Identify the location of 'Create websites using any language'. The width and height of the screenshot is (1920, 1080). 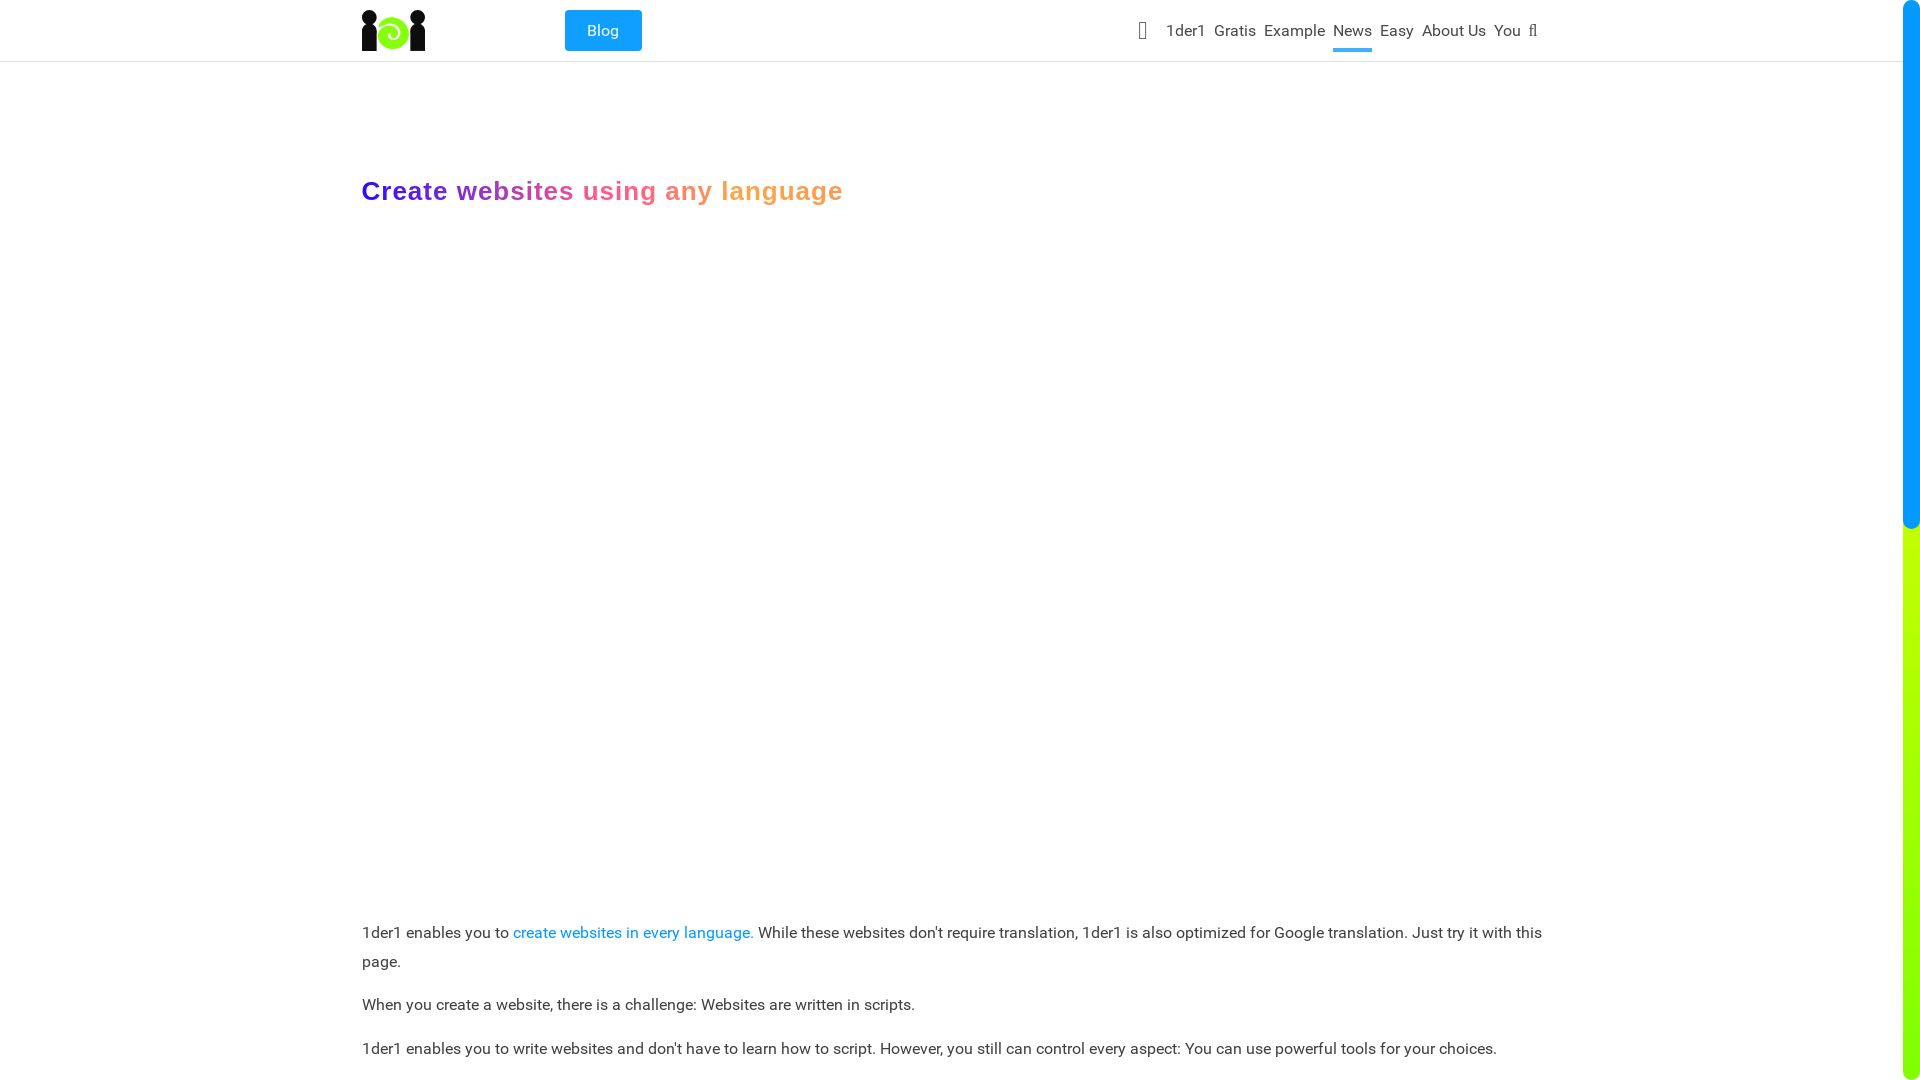
(950, 558).